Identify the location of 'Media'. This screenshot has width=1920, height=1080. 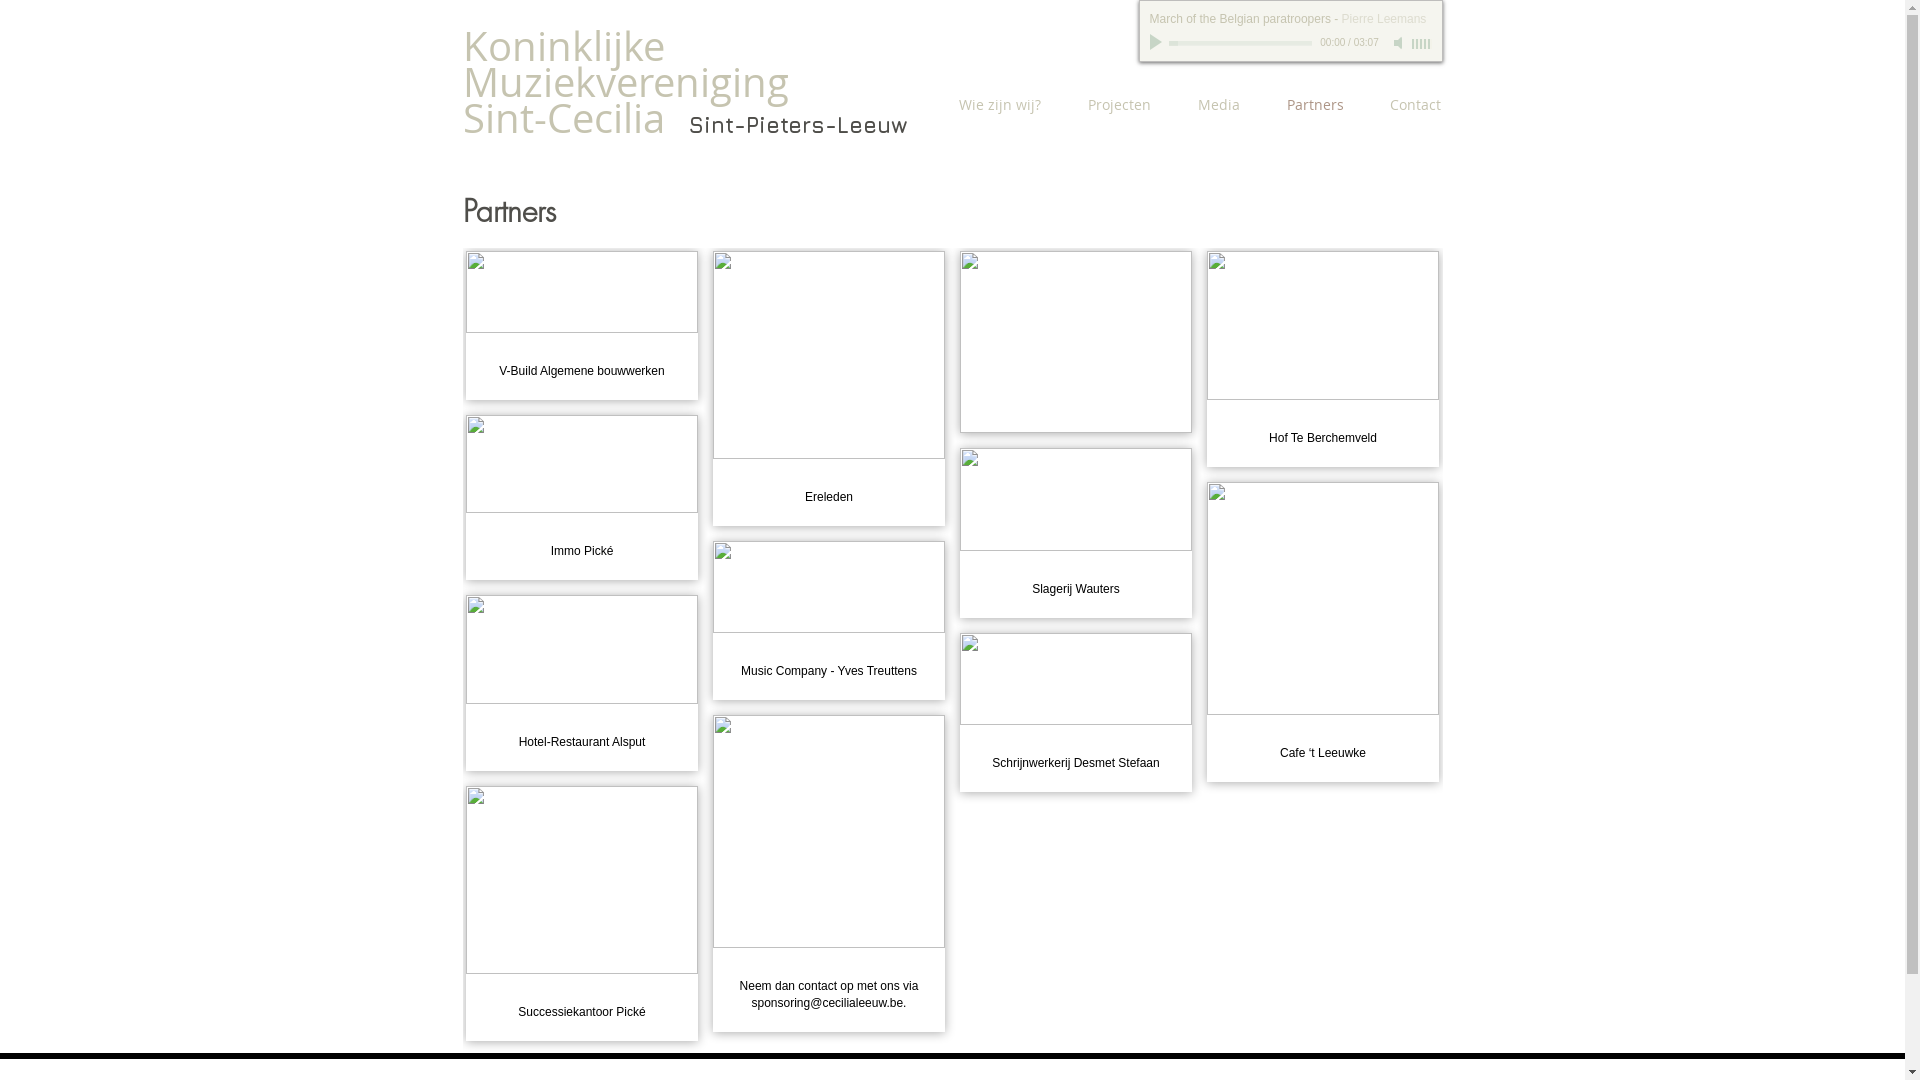
(1209, 104).